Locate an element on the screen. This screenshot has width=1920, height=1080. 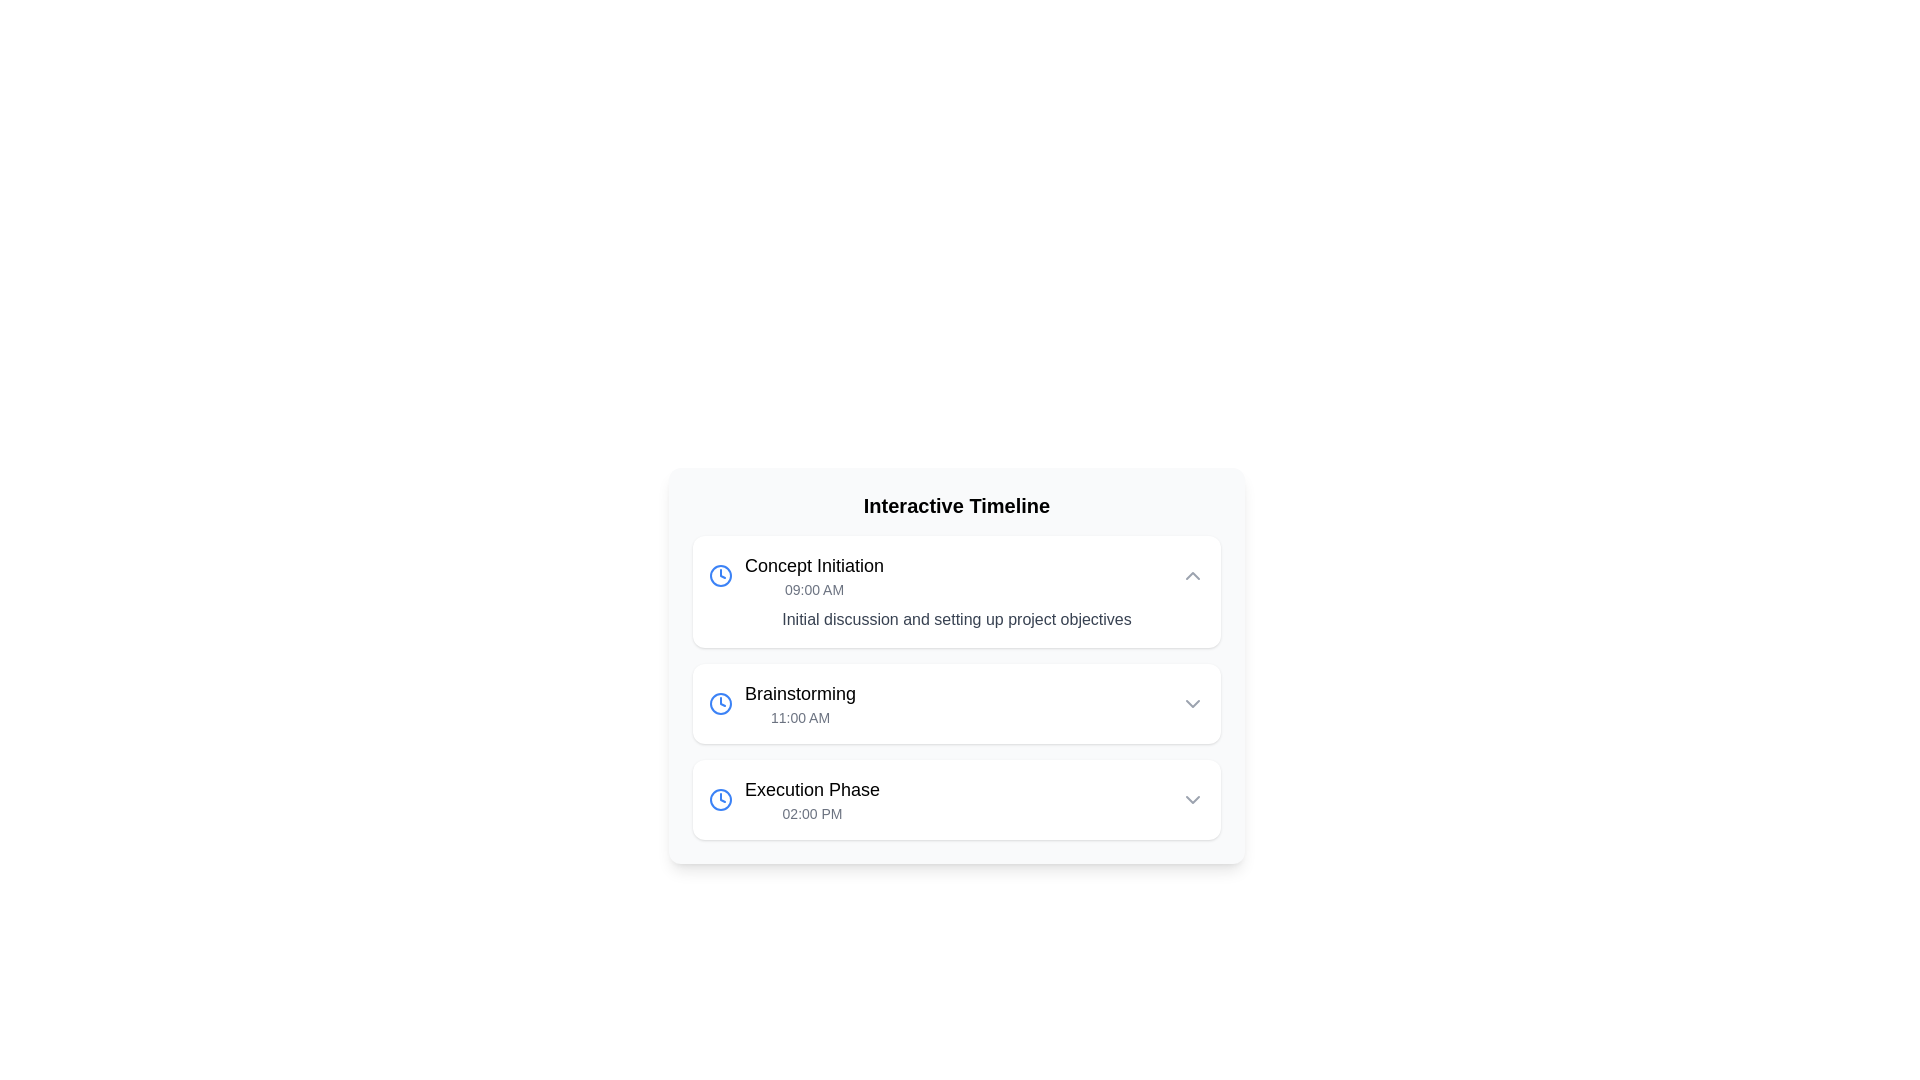
the decorative circle element within the clock icon that denotes time-related functionality, located next to the 'Concept Initiation' timeline entry is located at coordinates (720, 703).